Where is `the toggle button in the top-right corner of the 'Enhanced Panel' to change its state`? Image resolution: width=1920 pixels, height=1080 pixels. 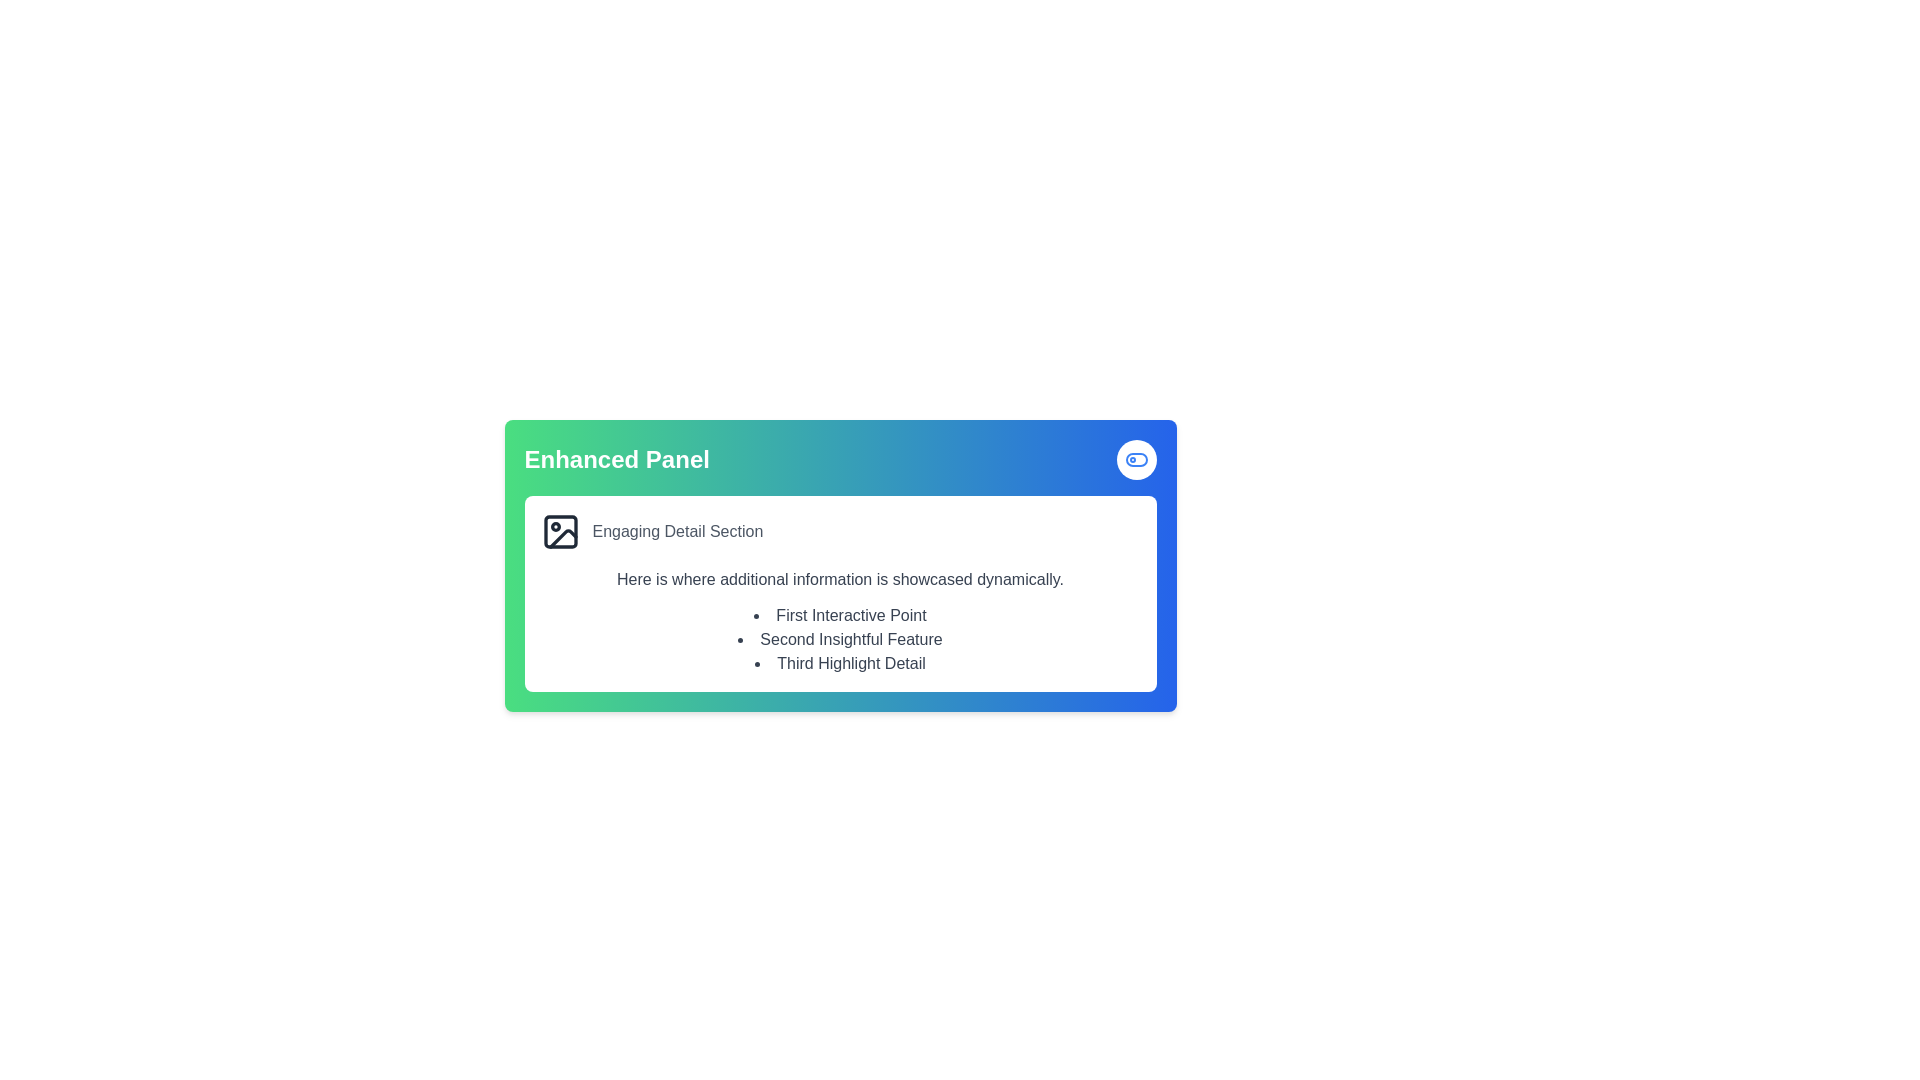 the toggle button in the top-right corner of the 'Enhanced Panel' to change its state is located at coordinates (1136, 459).